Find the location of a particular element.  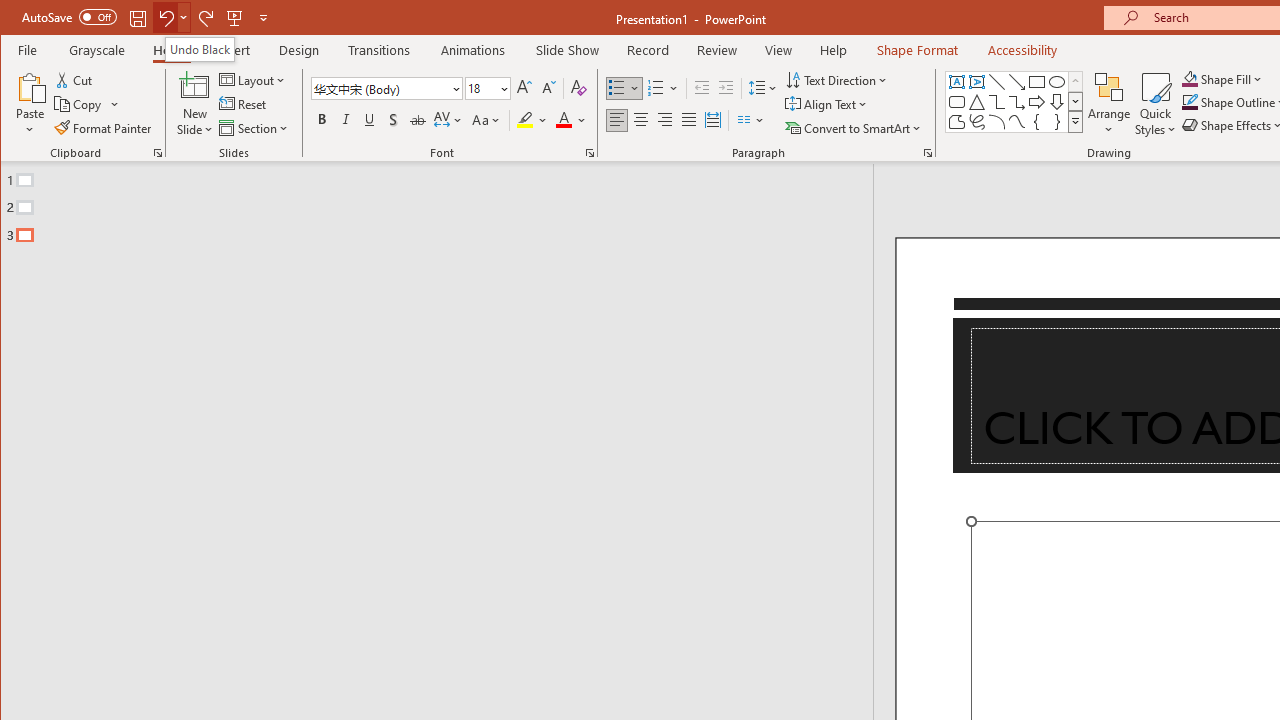

'Freeform: Shape' is located at coordinates (955, 122).